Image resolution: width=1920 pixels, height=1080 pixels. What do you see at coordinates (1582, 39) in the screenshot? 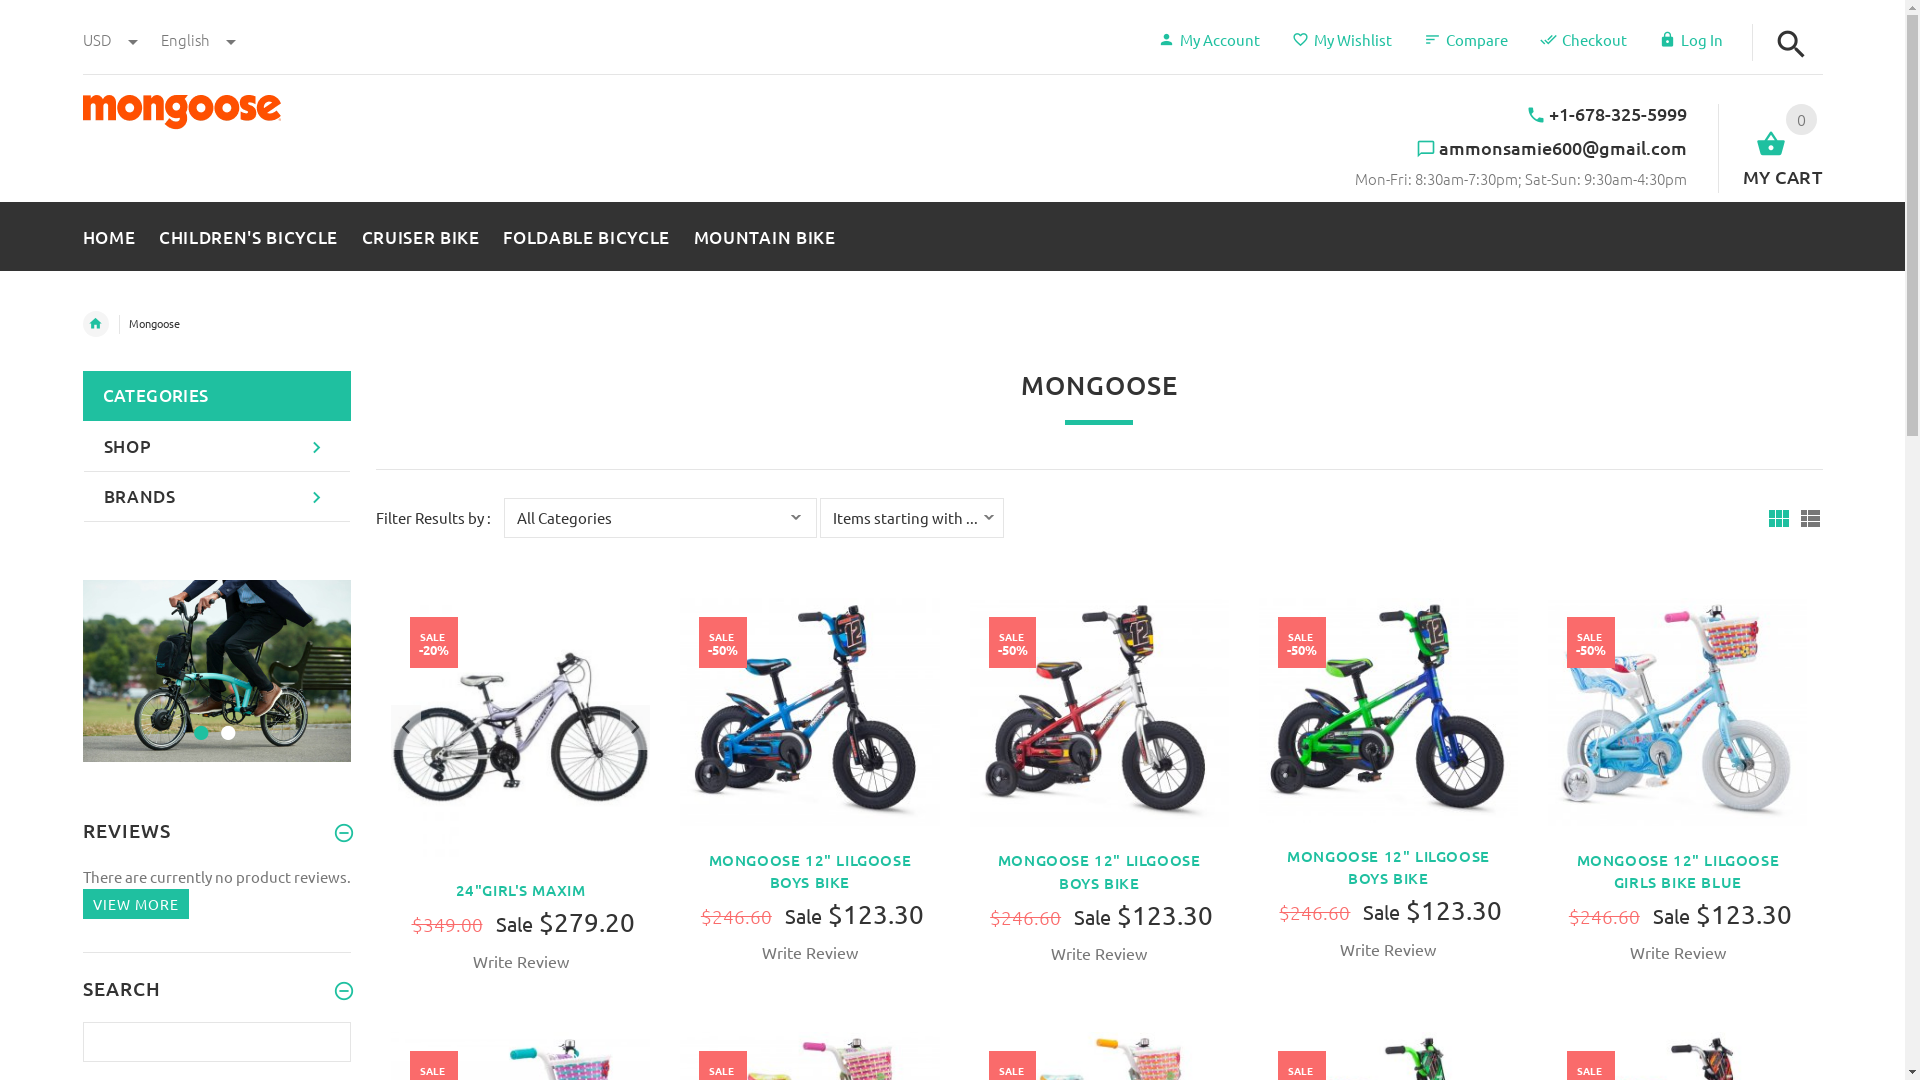
I see `'Checkout'` at bounding box center [1582, 39].